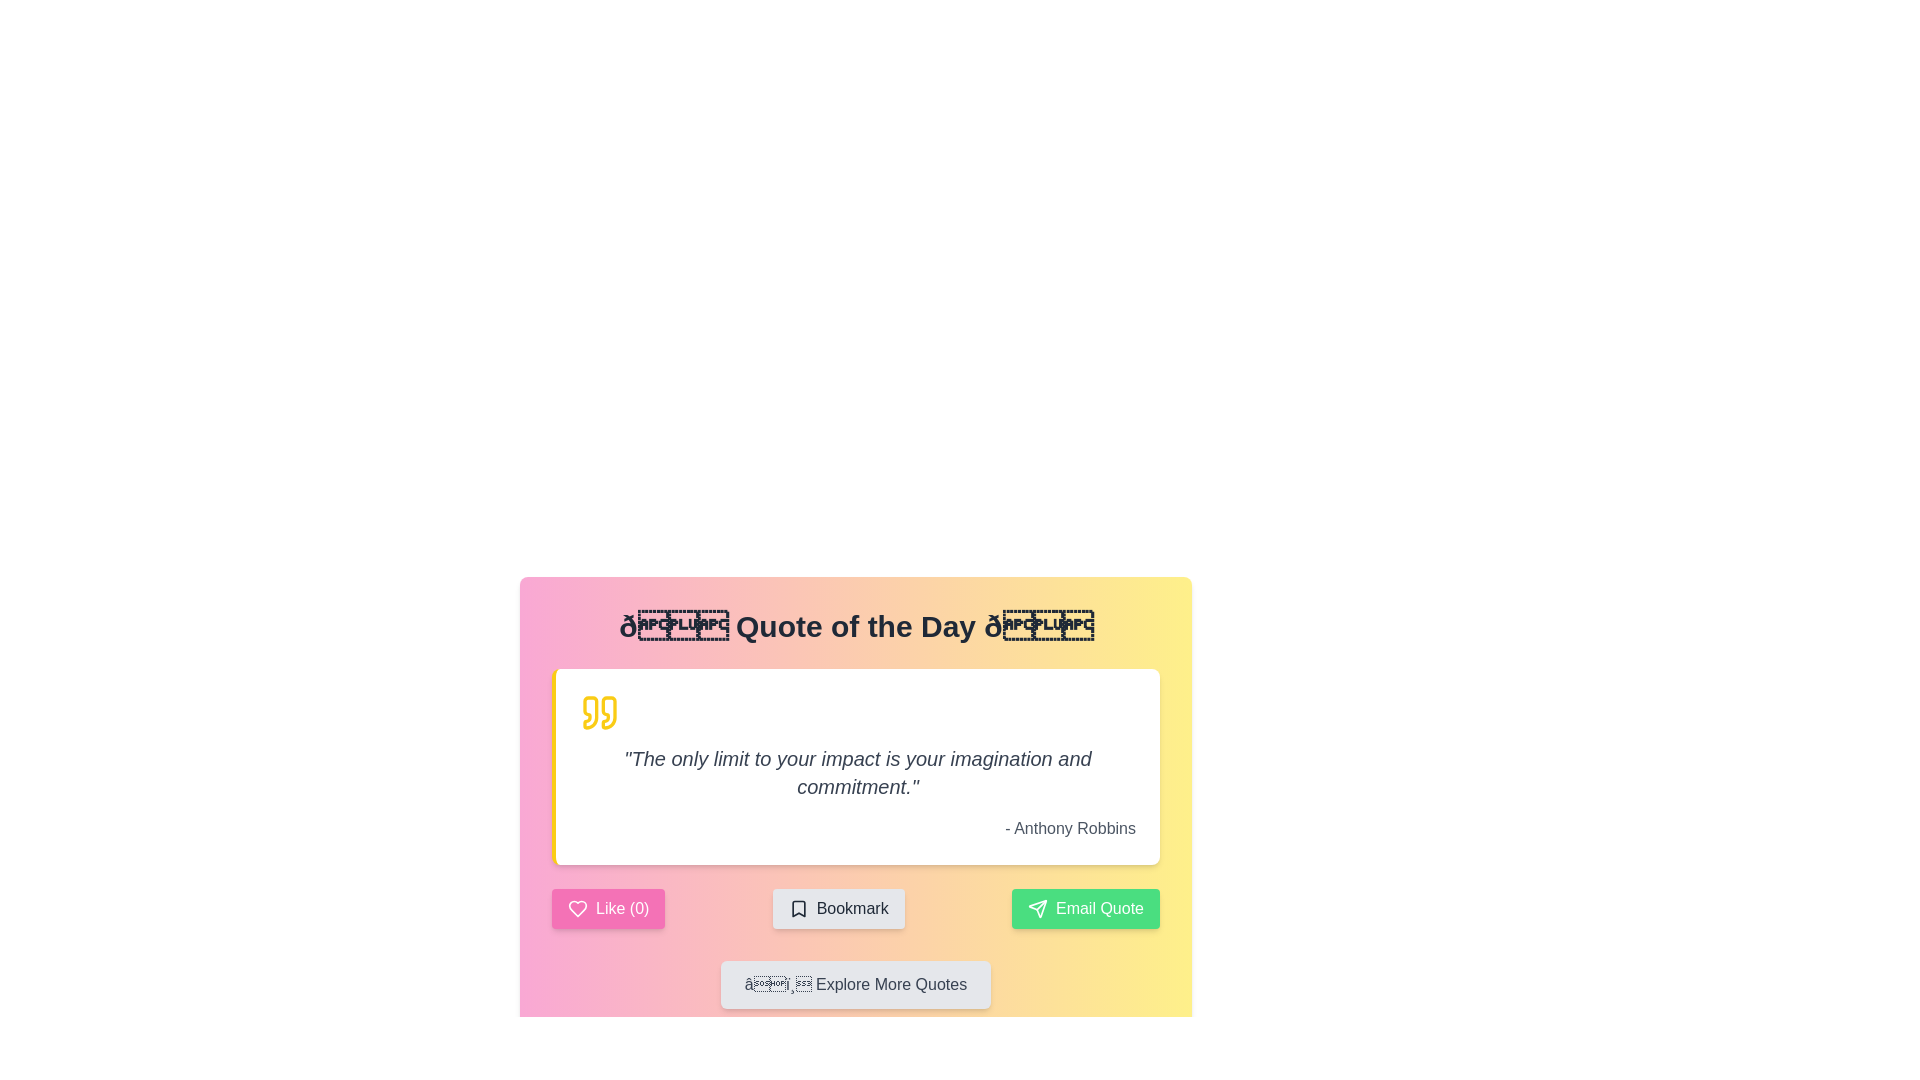 This screenshot has height=1080, width=1920. Describe the element at coordinates (1037, 909) in the screenshot. I see `the 'Email Quote' button by interacting with the triangular-shaped icon that has a white fill and green border, located at the bottom-right section of the interface` at that location.